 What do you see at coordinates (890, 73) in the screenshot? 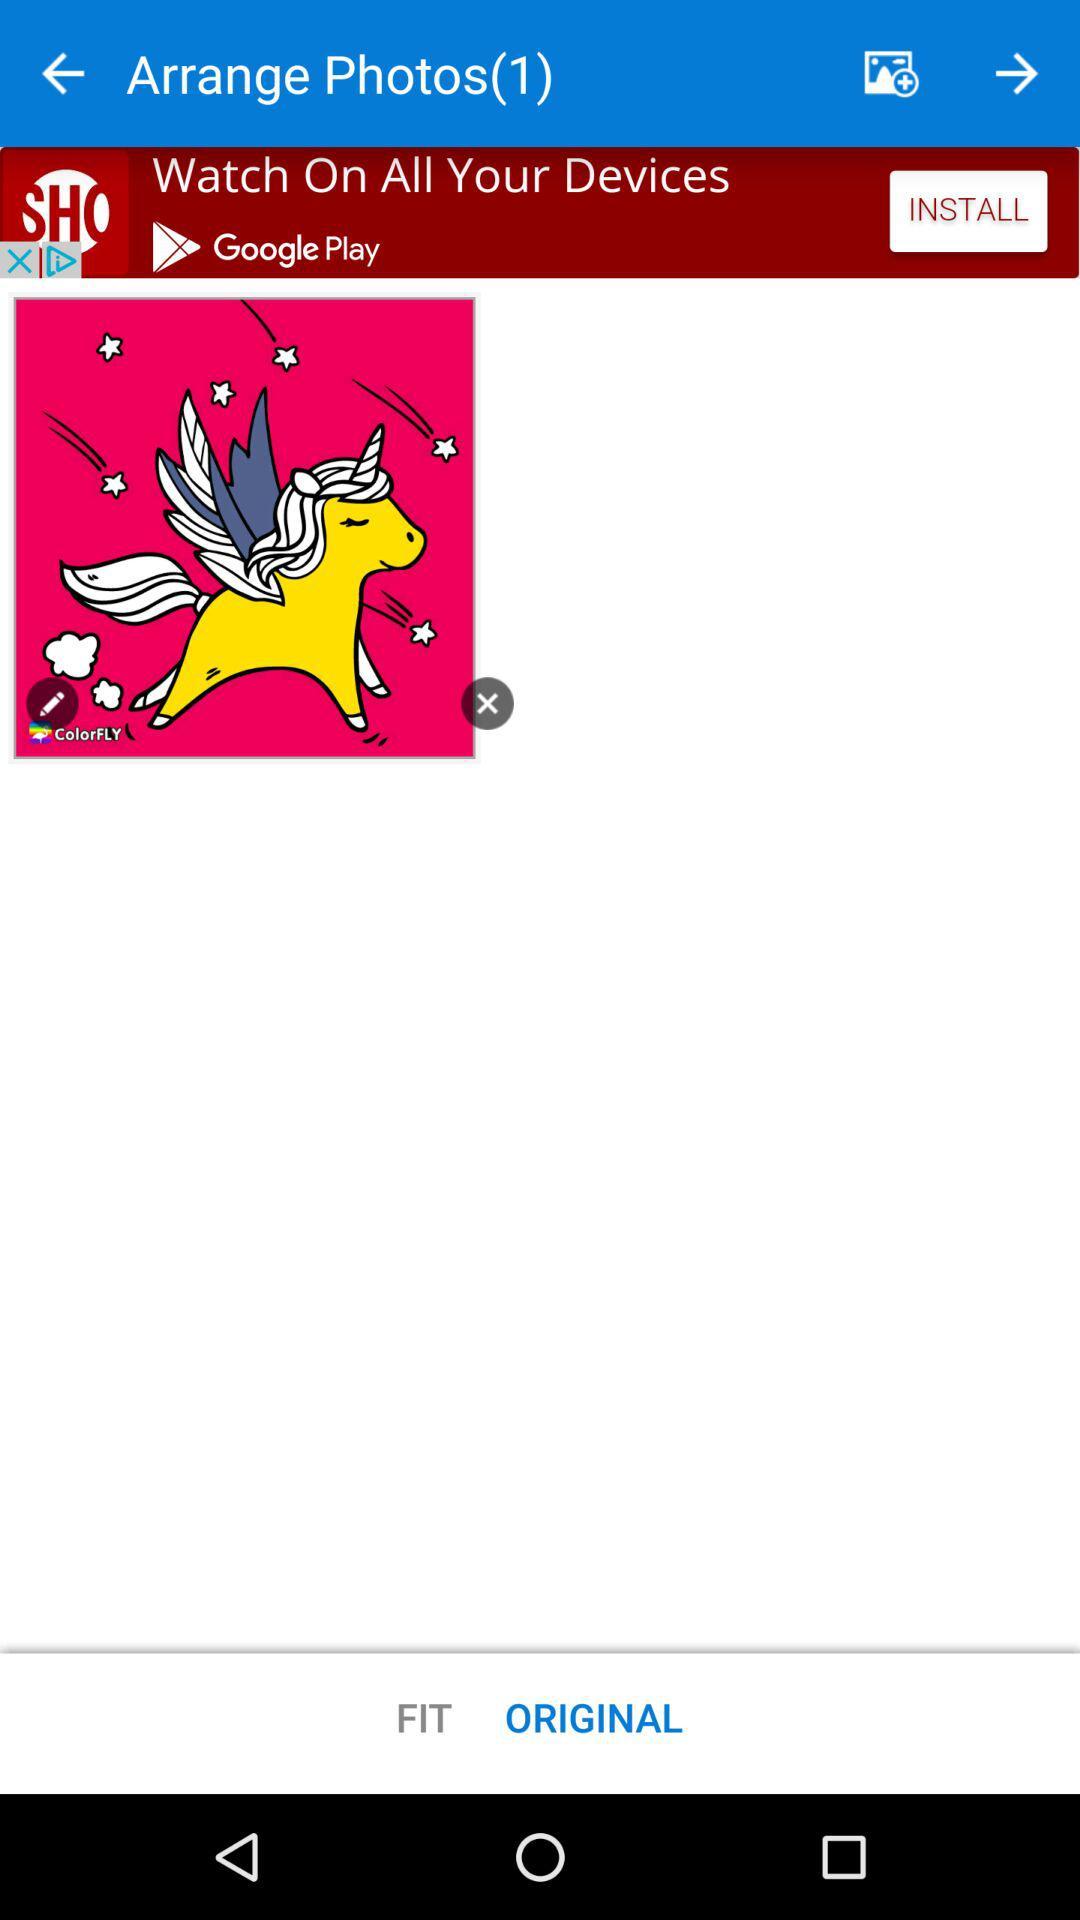
I see `pictures` at bounding box center [890, 73].